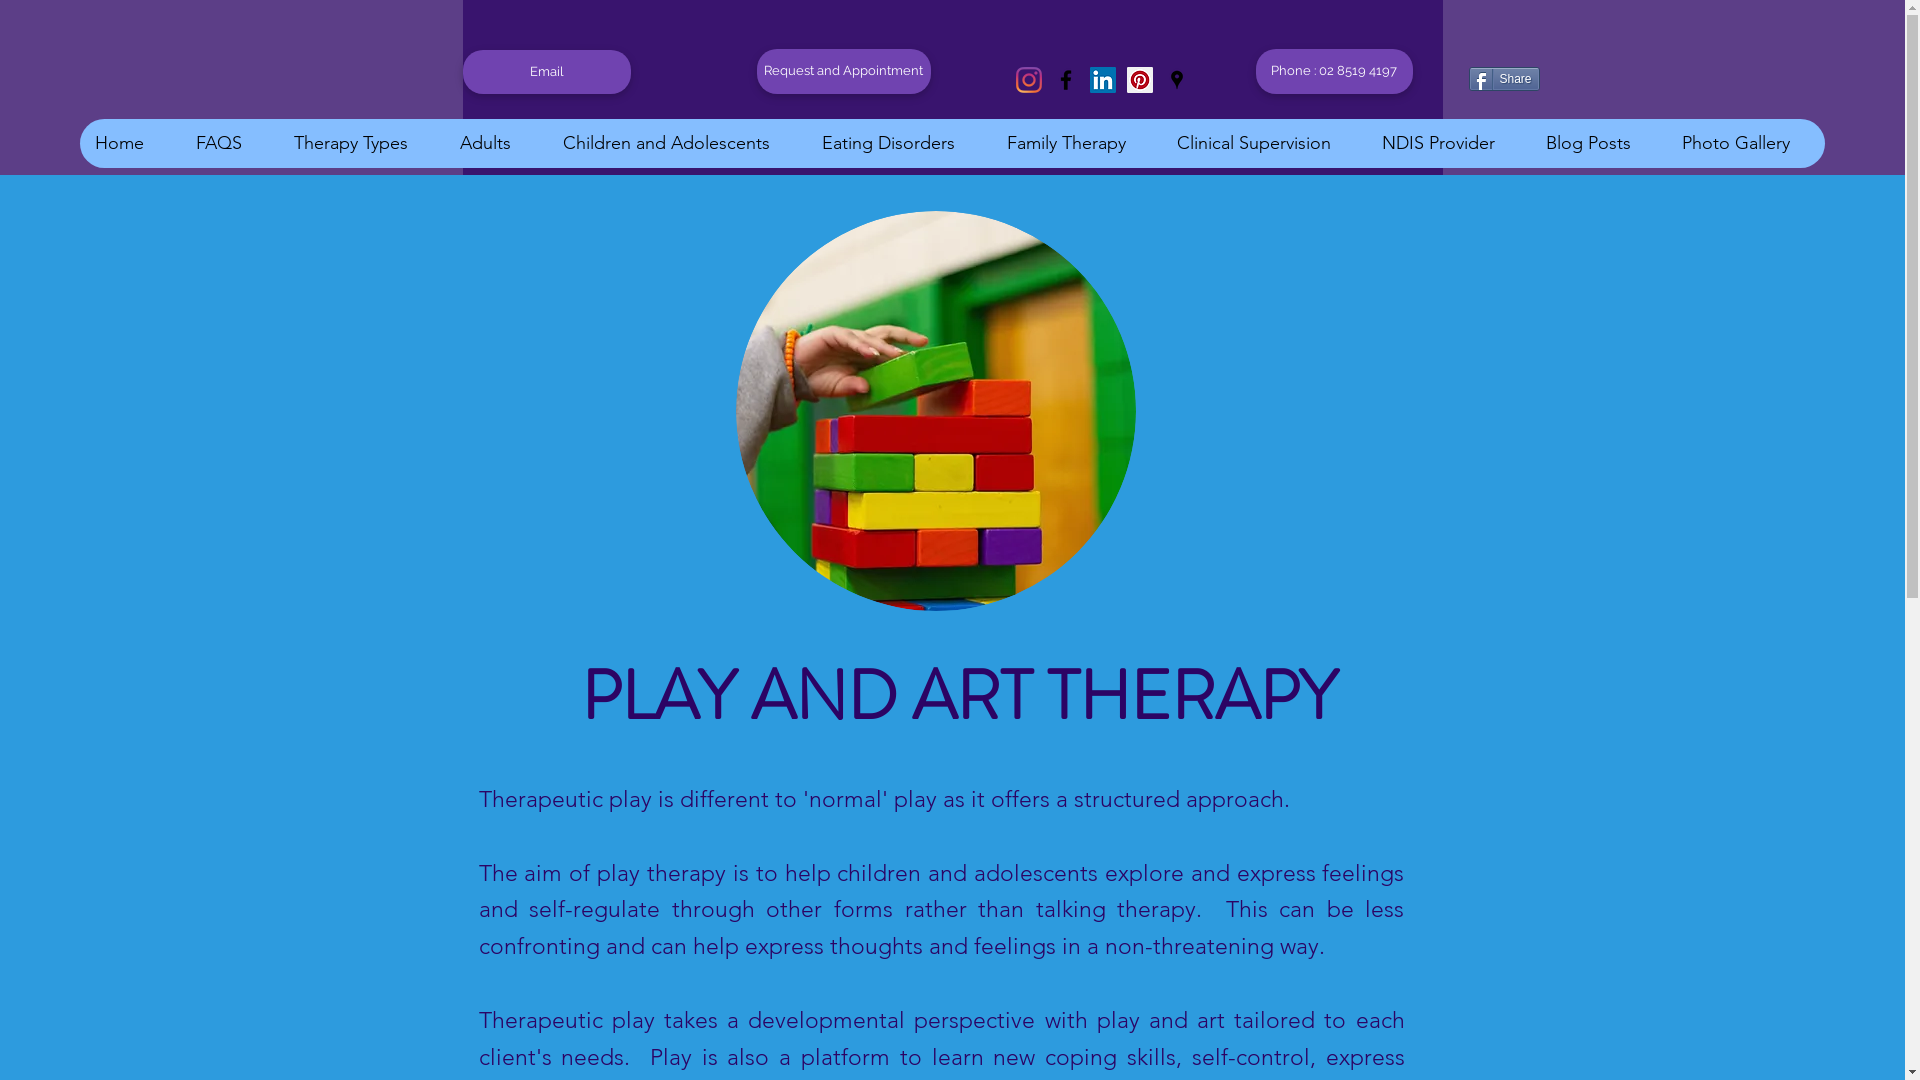  I want to click on 'Family Therapy', so click(1074, 142).